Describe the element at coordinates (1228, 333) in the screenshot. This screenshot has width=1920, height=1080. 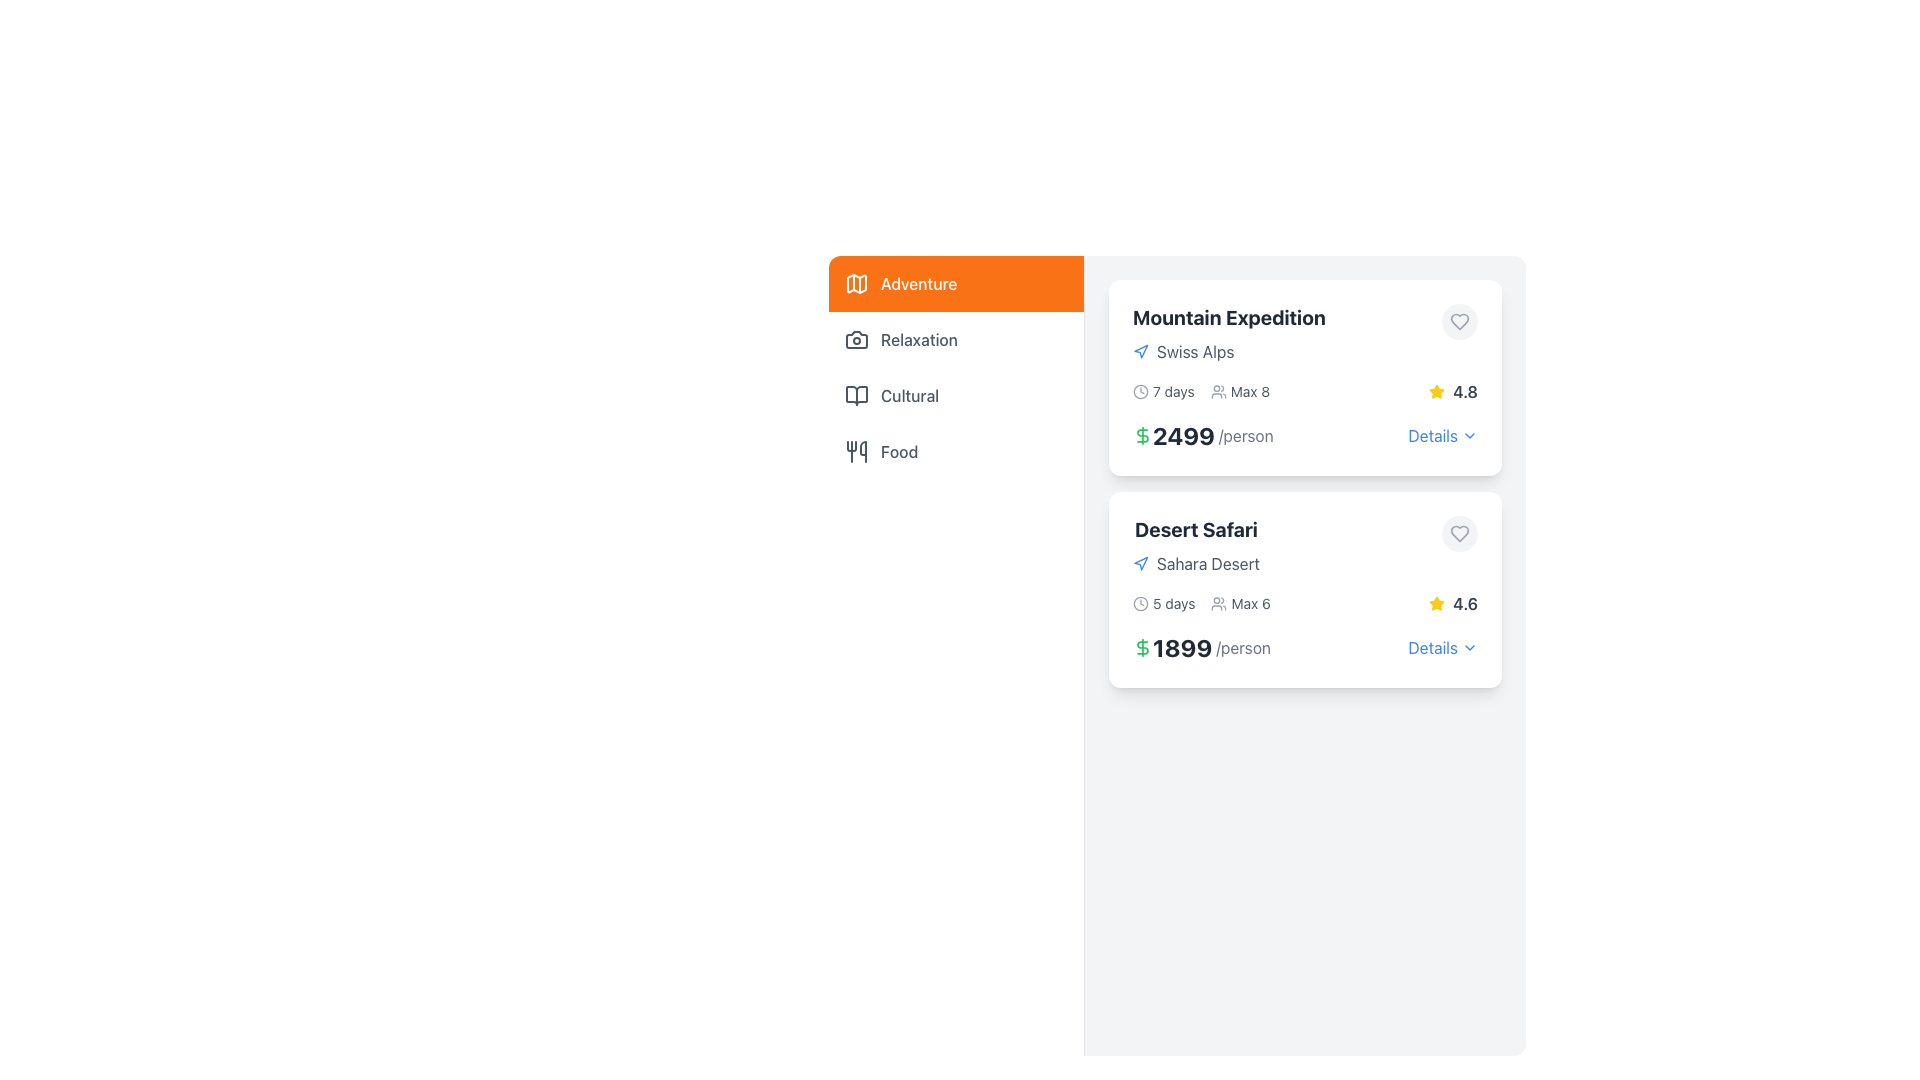
I see `text block titled 'Mountain Expedition' with the subtitle 'Swiss Alps', which is positioned in the top-left region of the card structure containing trip details` at that location.